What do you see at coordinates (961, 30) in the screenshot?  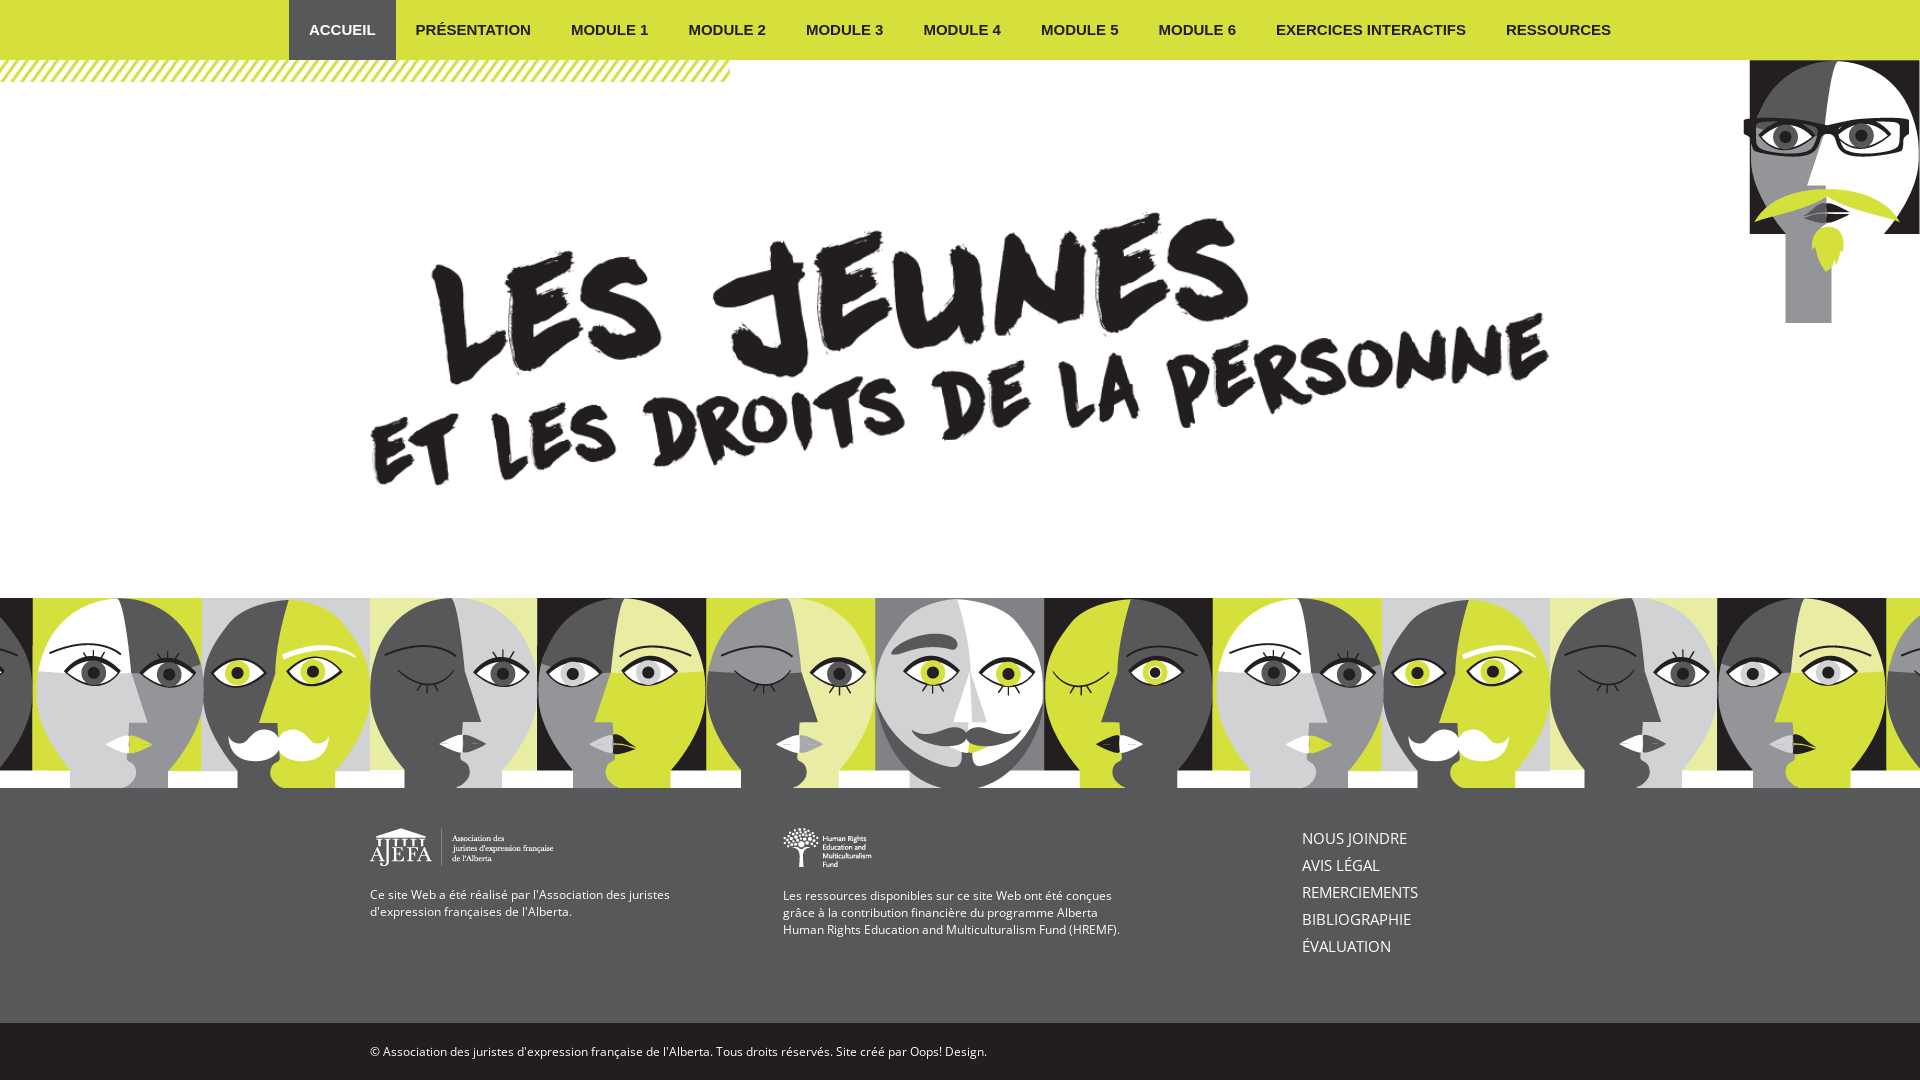 I see `'MODULE 4'` at bounding box center [961, 30].